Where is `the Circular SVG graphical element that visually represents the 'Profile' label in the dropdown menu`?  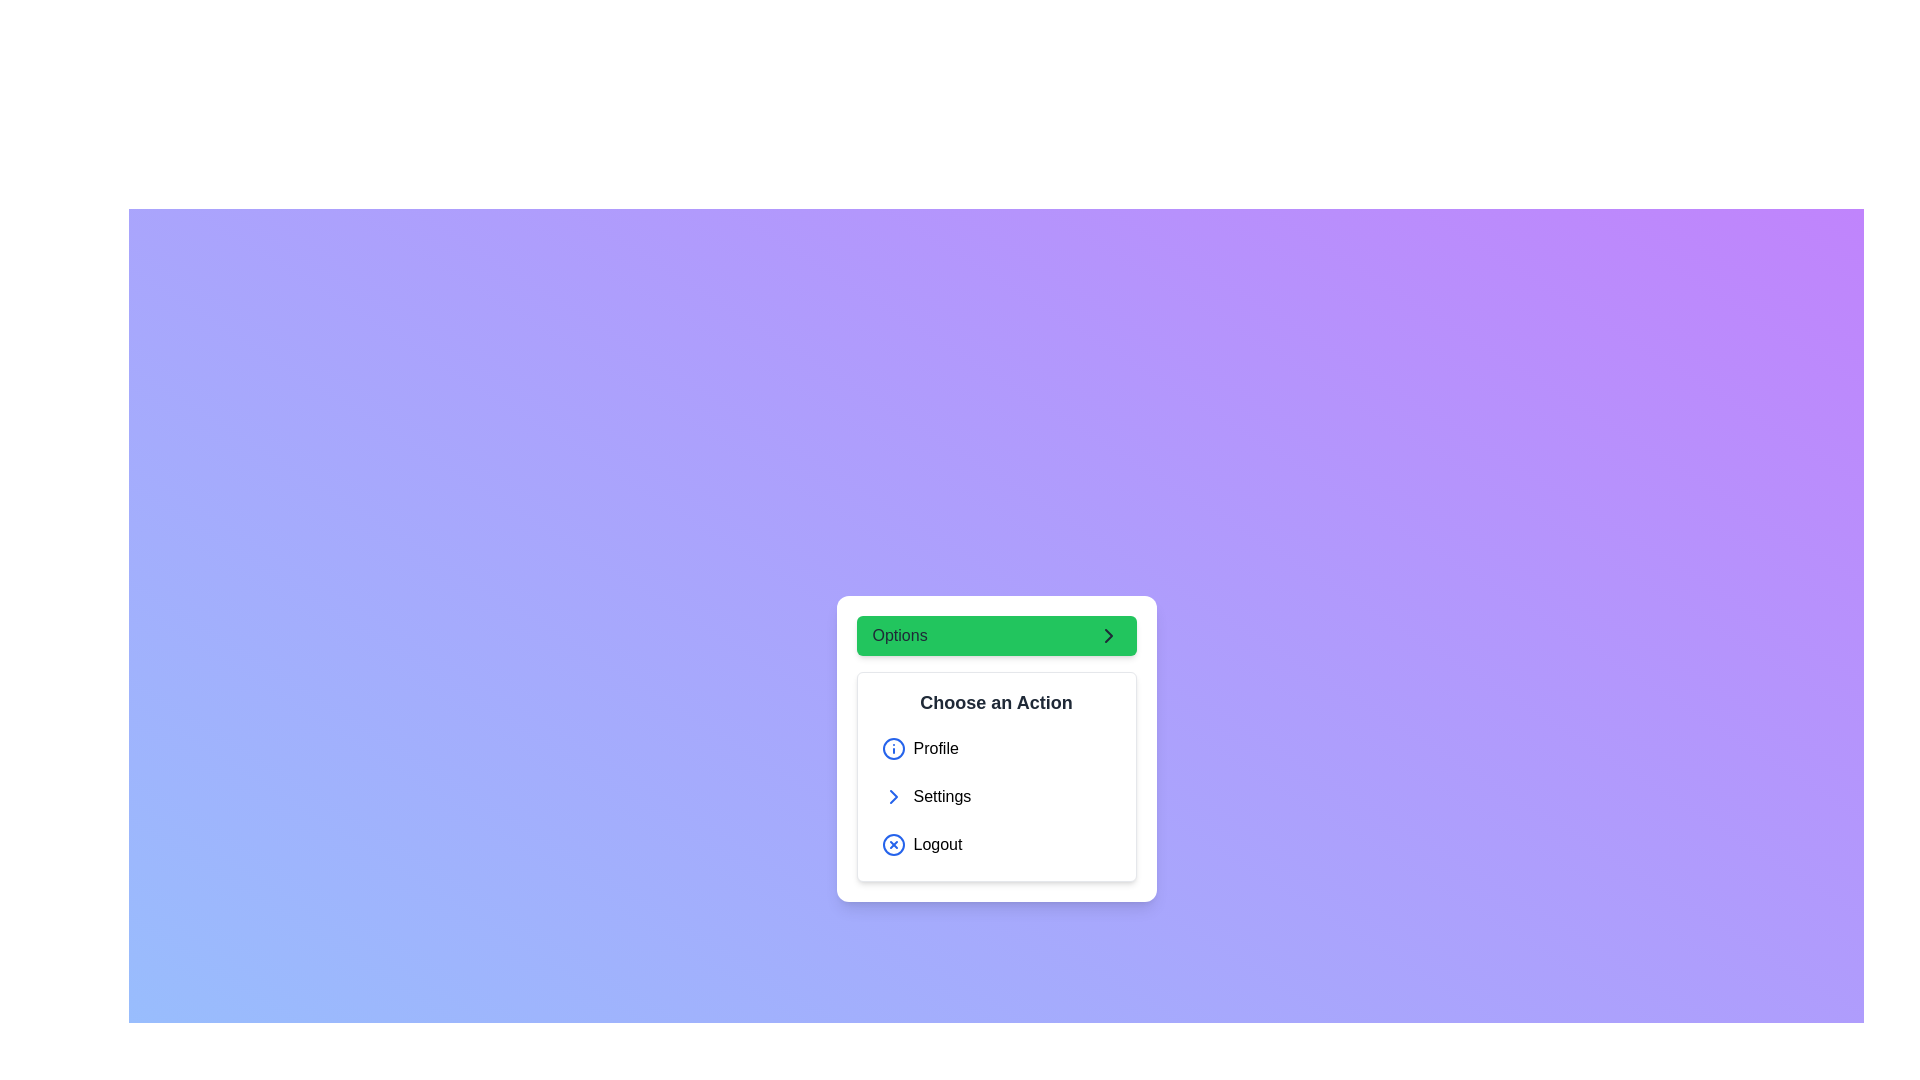
the Circular SVG graphical element that visually represents the 'Profile' label in the dropdown menu is located at coordinates (892, 748).